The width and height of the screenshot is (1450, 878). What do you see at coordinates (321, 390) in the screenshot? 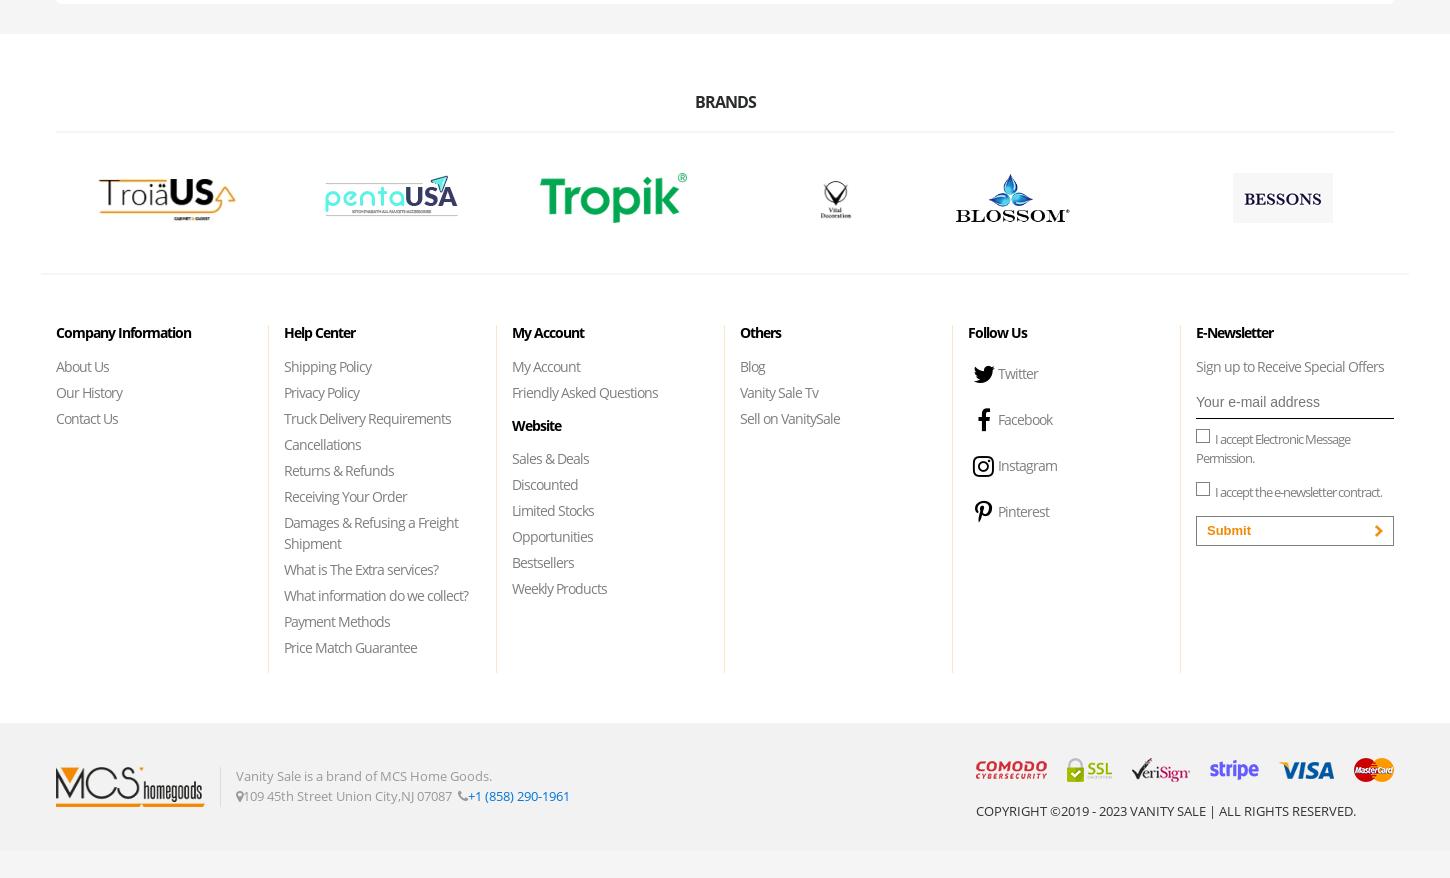
I see `'Privacy Policy'` at bounding box center [321, 390].